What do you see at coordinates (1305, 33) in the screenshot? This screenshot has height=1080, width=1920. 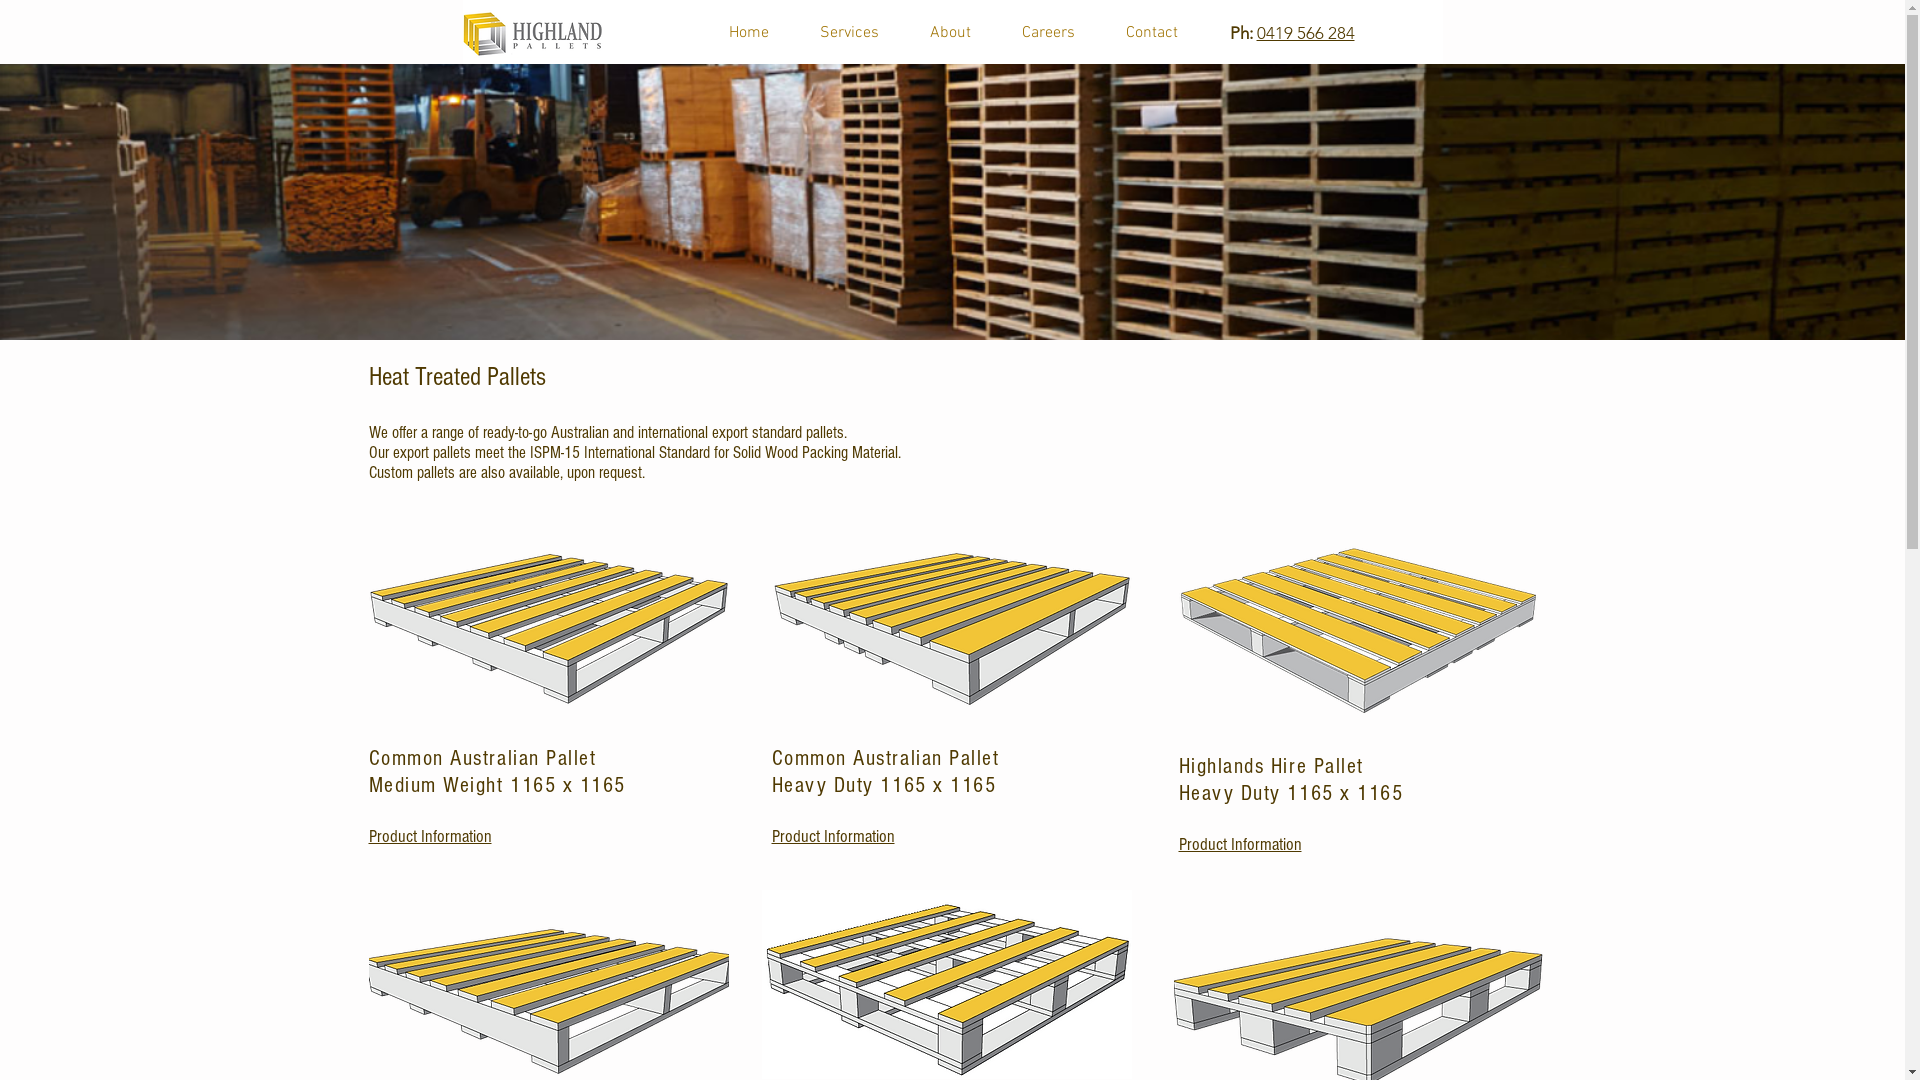 I see `'0419 566 284'` at bounding box center [1305, 33].